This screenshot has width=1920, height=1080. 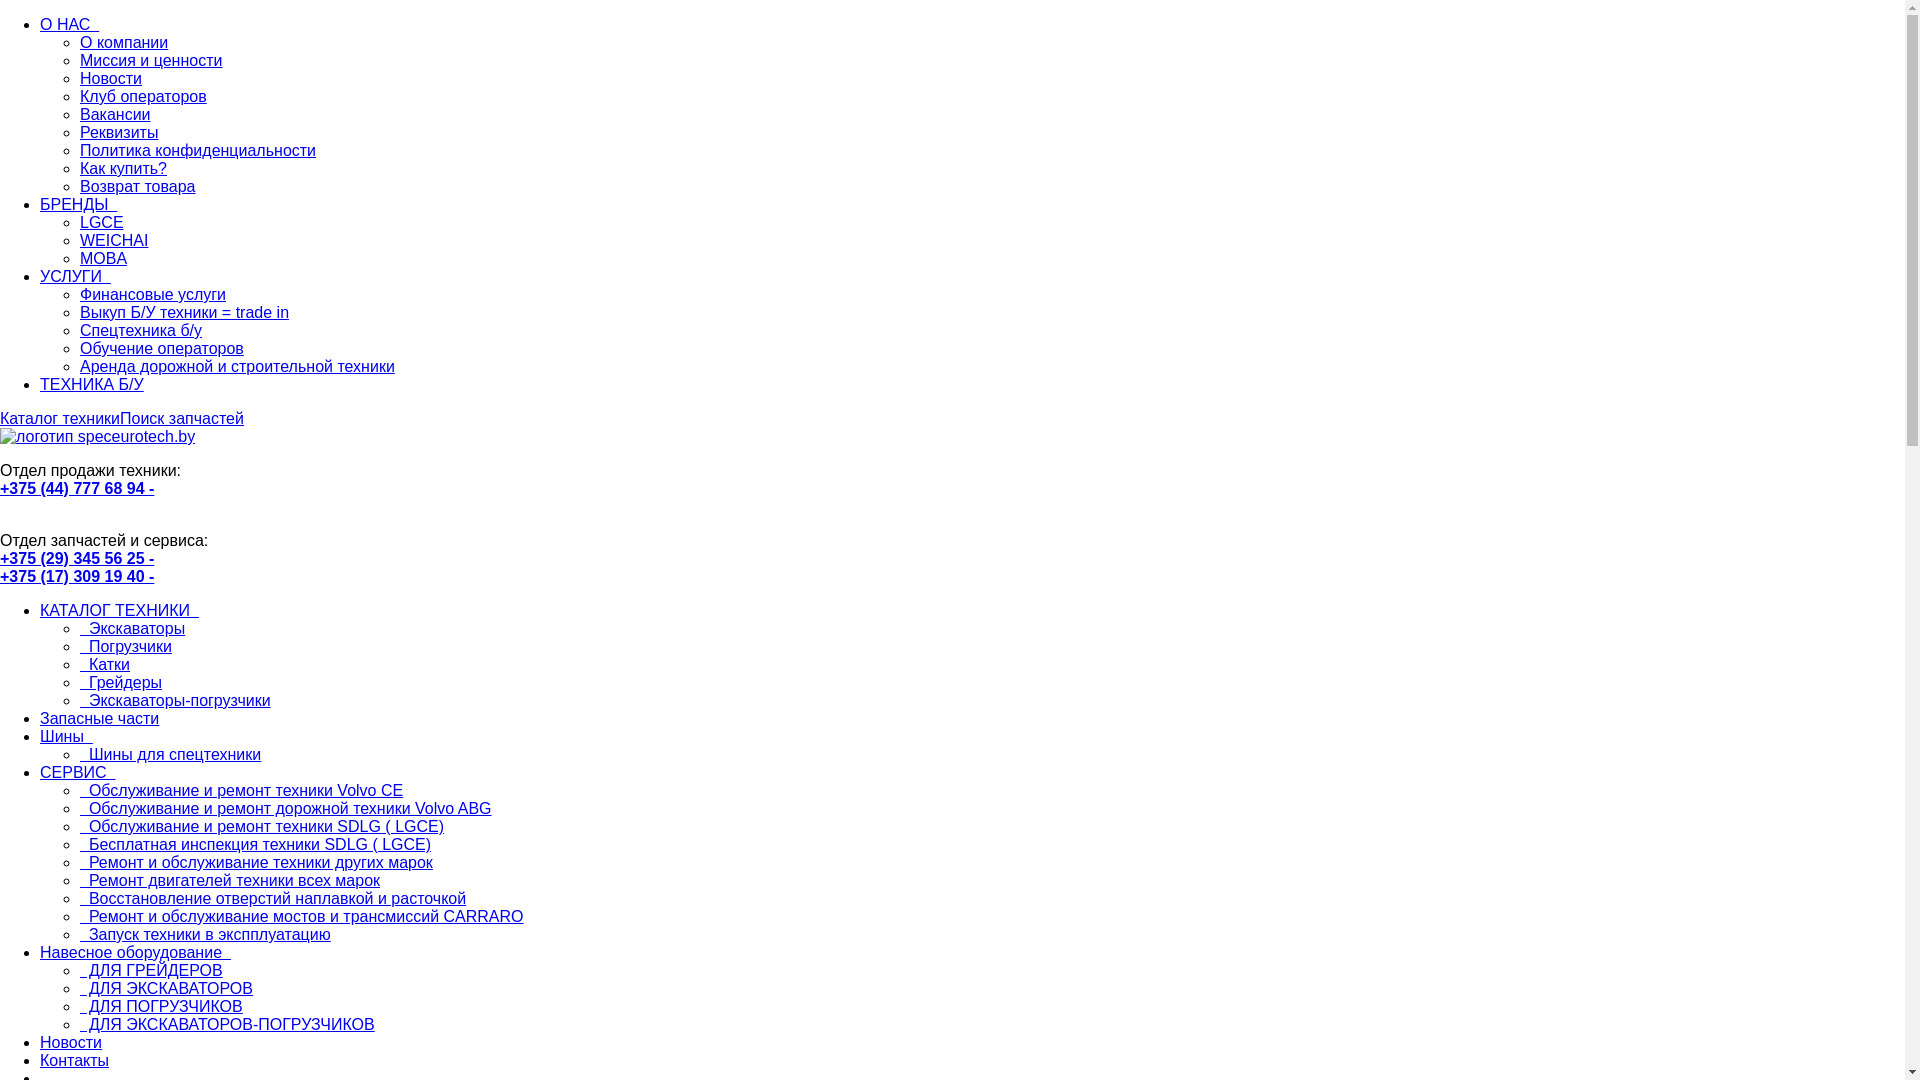 What do you see at coordinates (102, 257) in the screenshot?
I see `'MOBA'` at bounding box center [102, 257].